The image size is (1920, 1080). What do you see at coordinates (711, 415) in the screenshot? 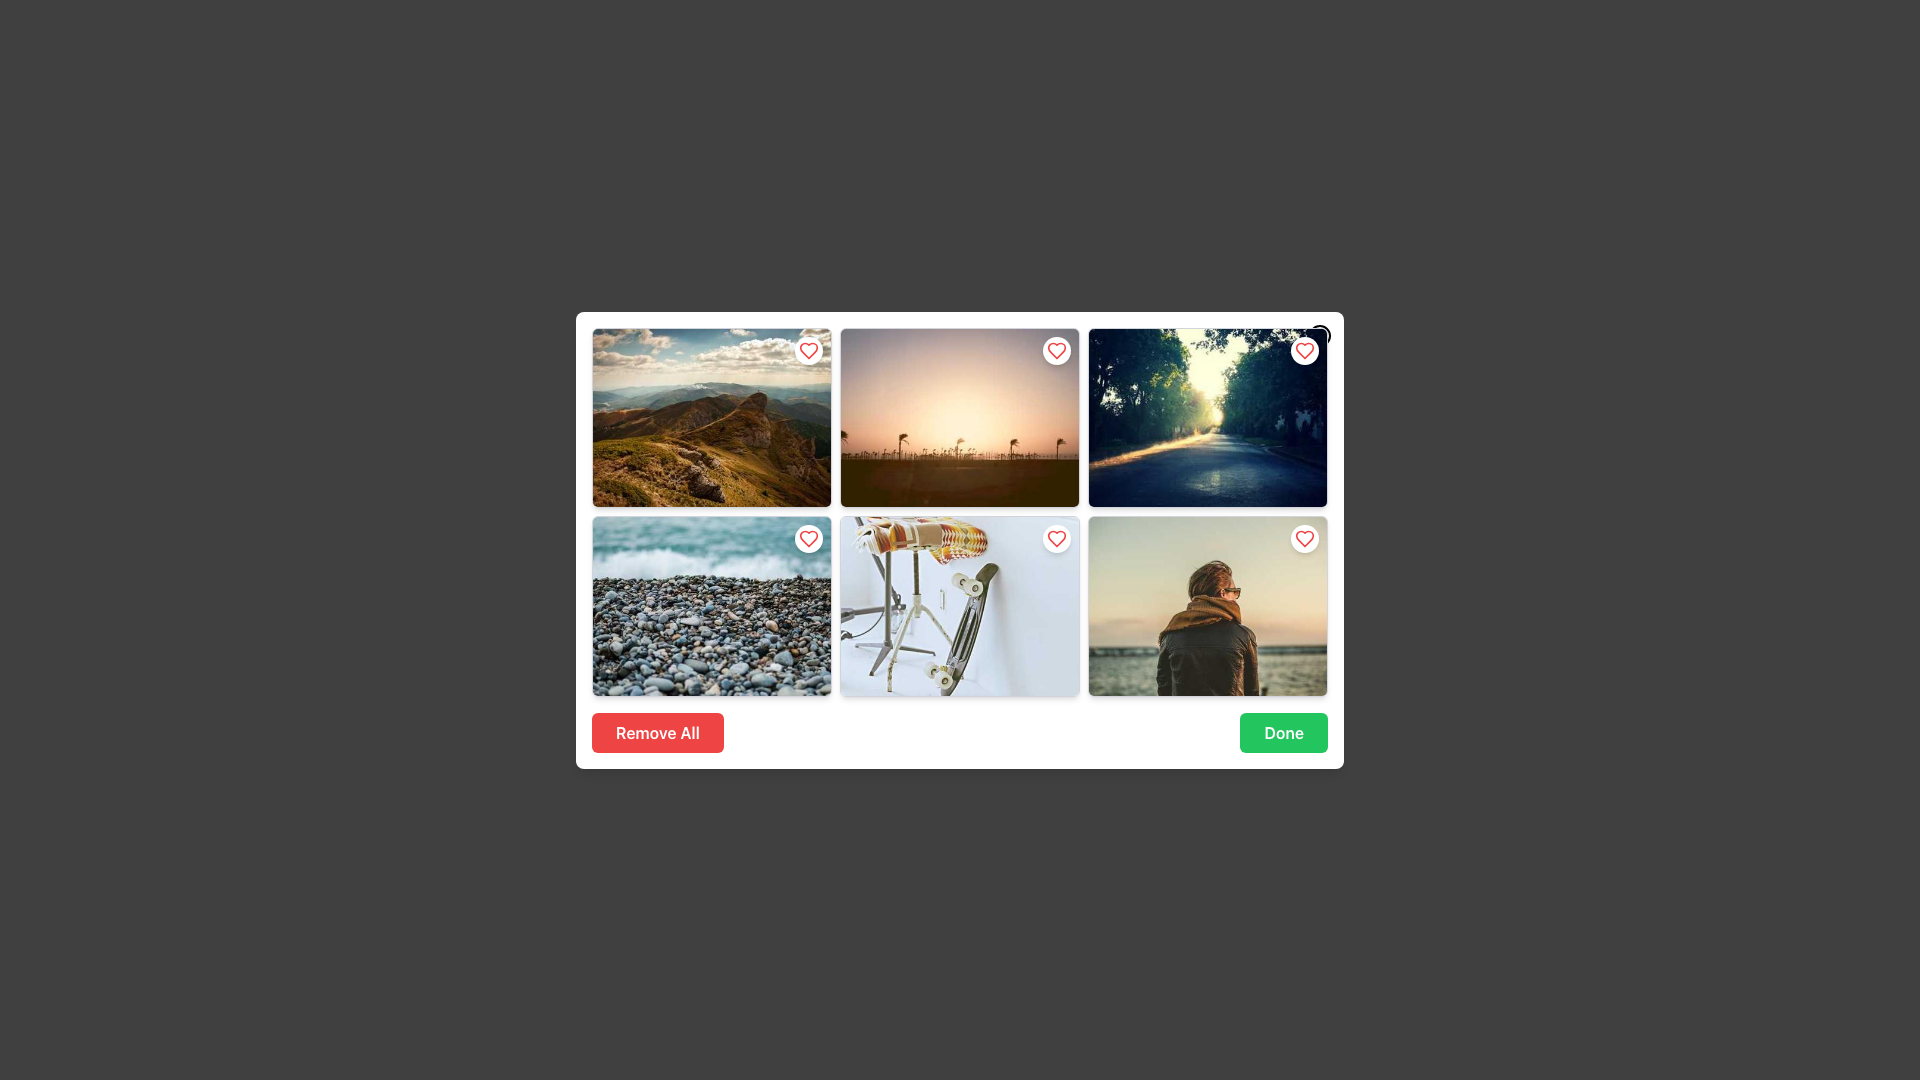
I see `the image component located` at bounding box center [711, 415].